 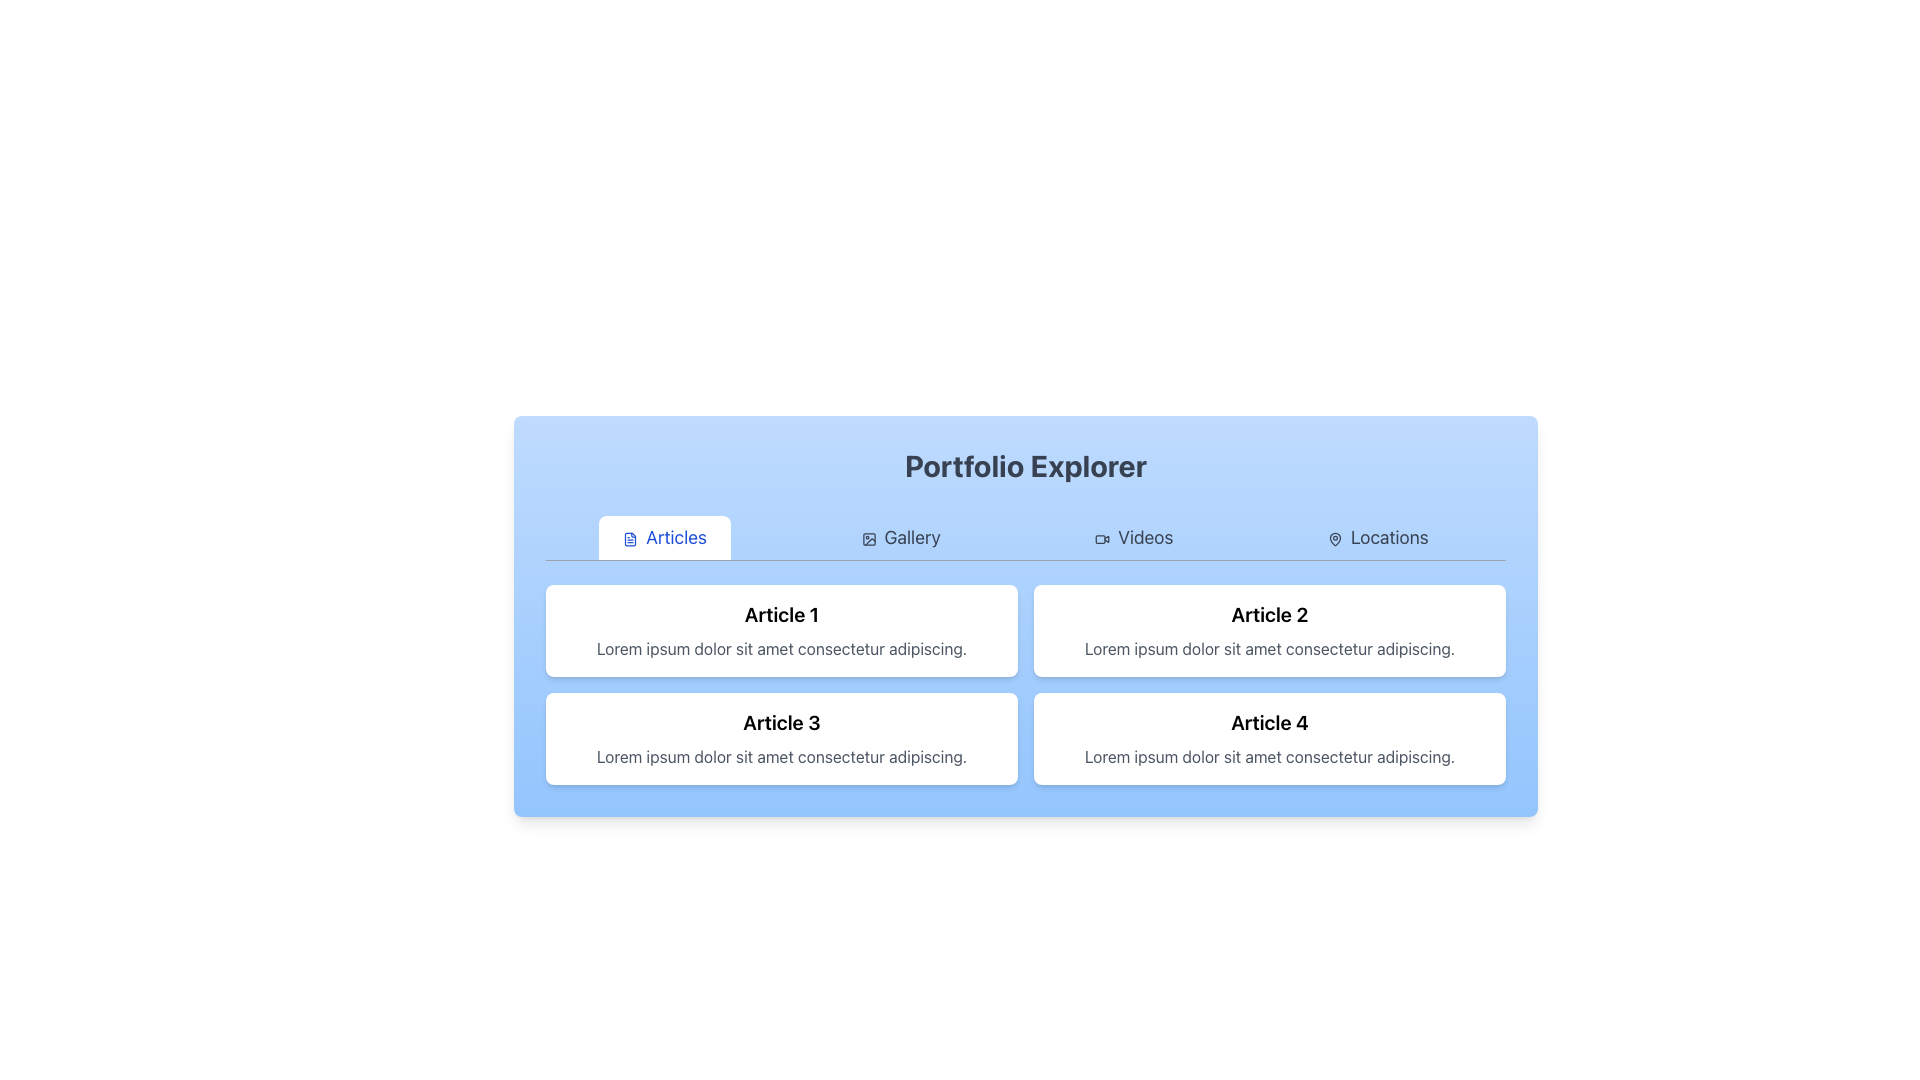 I want to click on the Card Component titled 'Article 1' which is a rectangular card with a white background and rounded corners located at the top-left corner of a grid layout, so click(x=781, y=631).